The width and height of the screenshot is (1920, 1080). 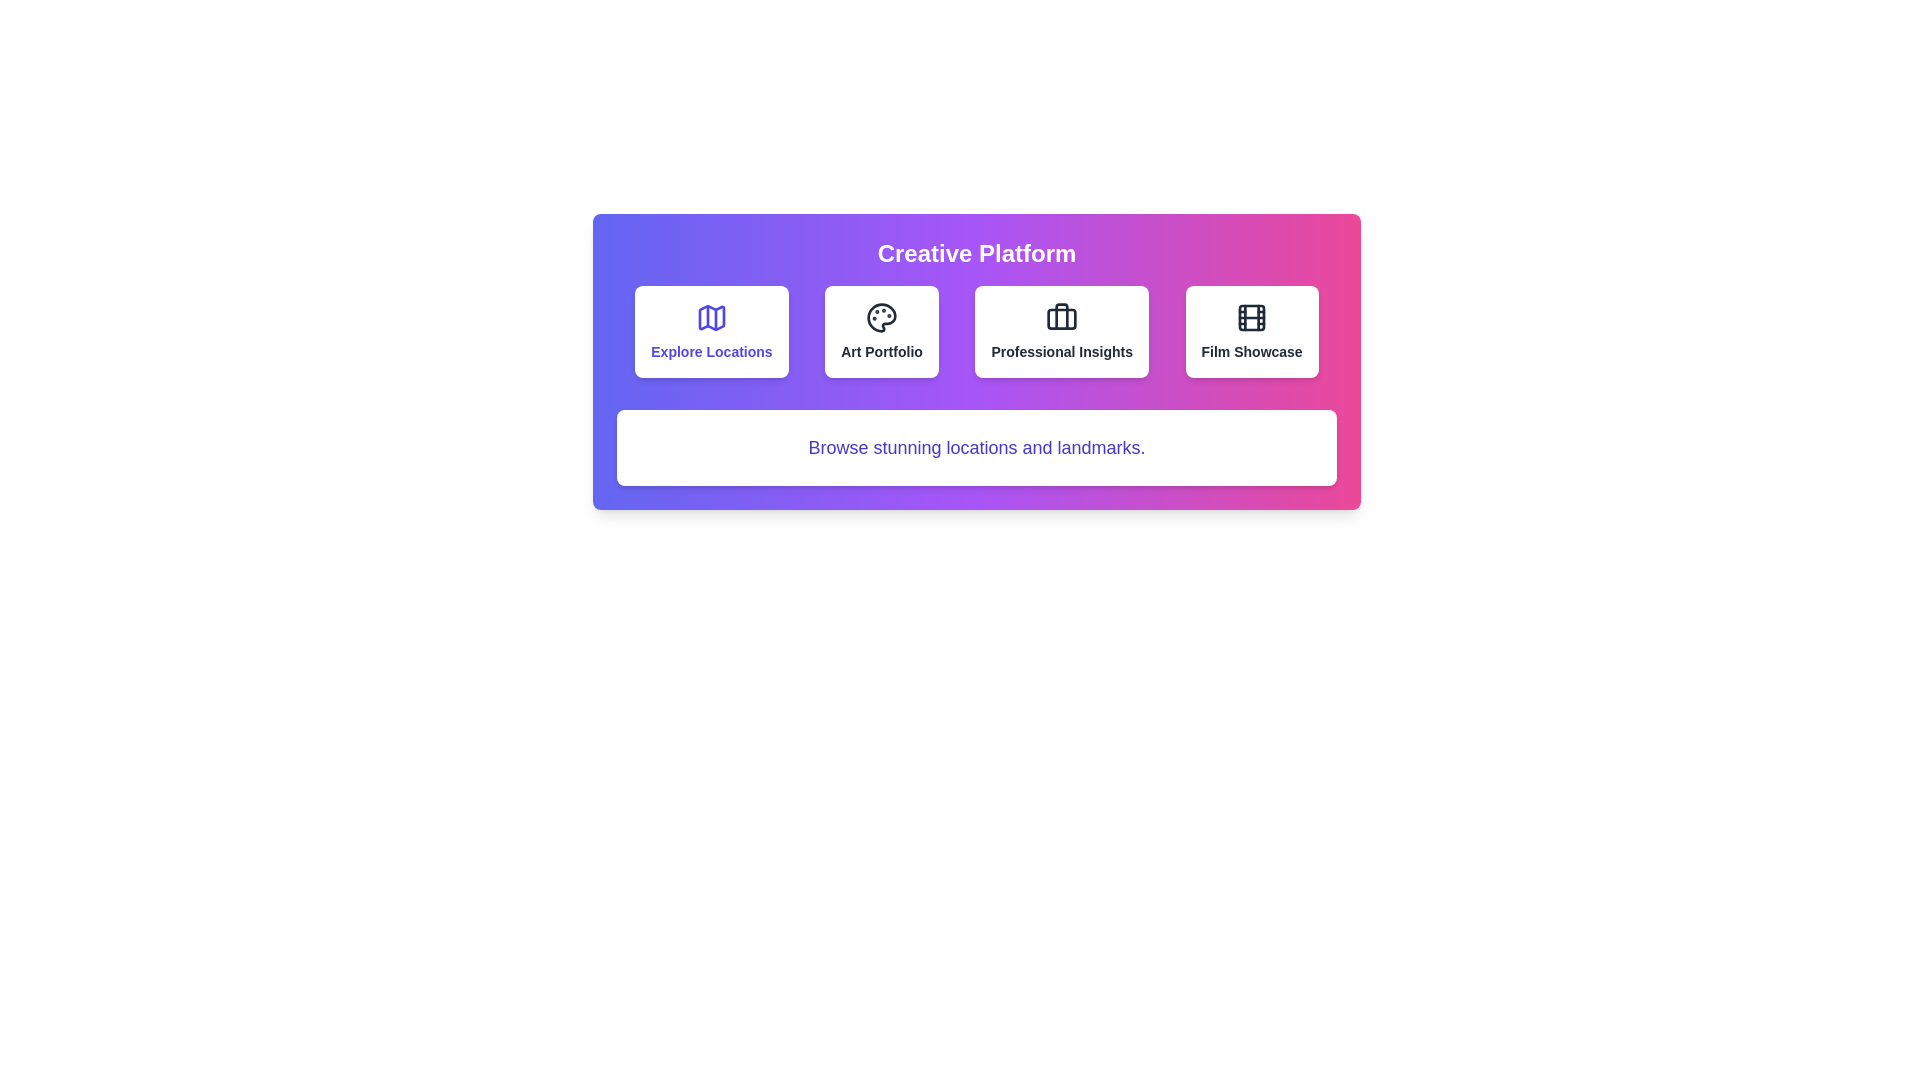 What do you see at coordinates (710, 330) in the screenshot?
I see `the category button labeled 'Explore Locations' to observe the hover effect` at bounding box center [710, 330].